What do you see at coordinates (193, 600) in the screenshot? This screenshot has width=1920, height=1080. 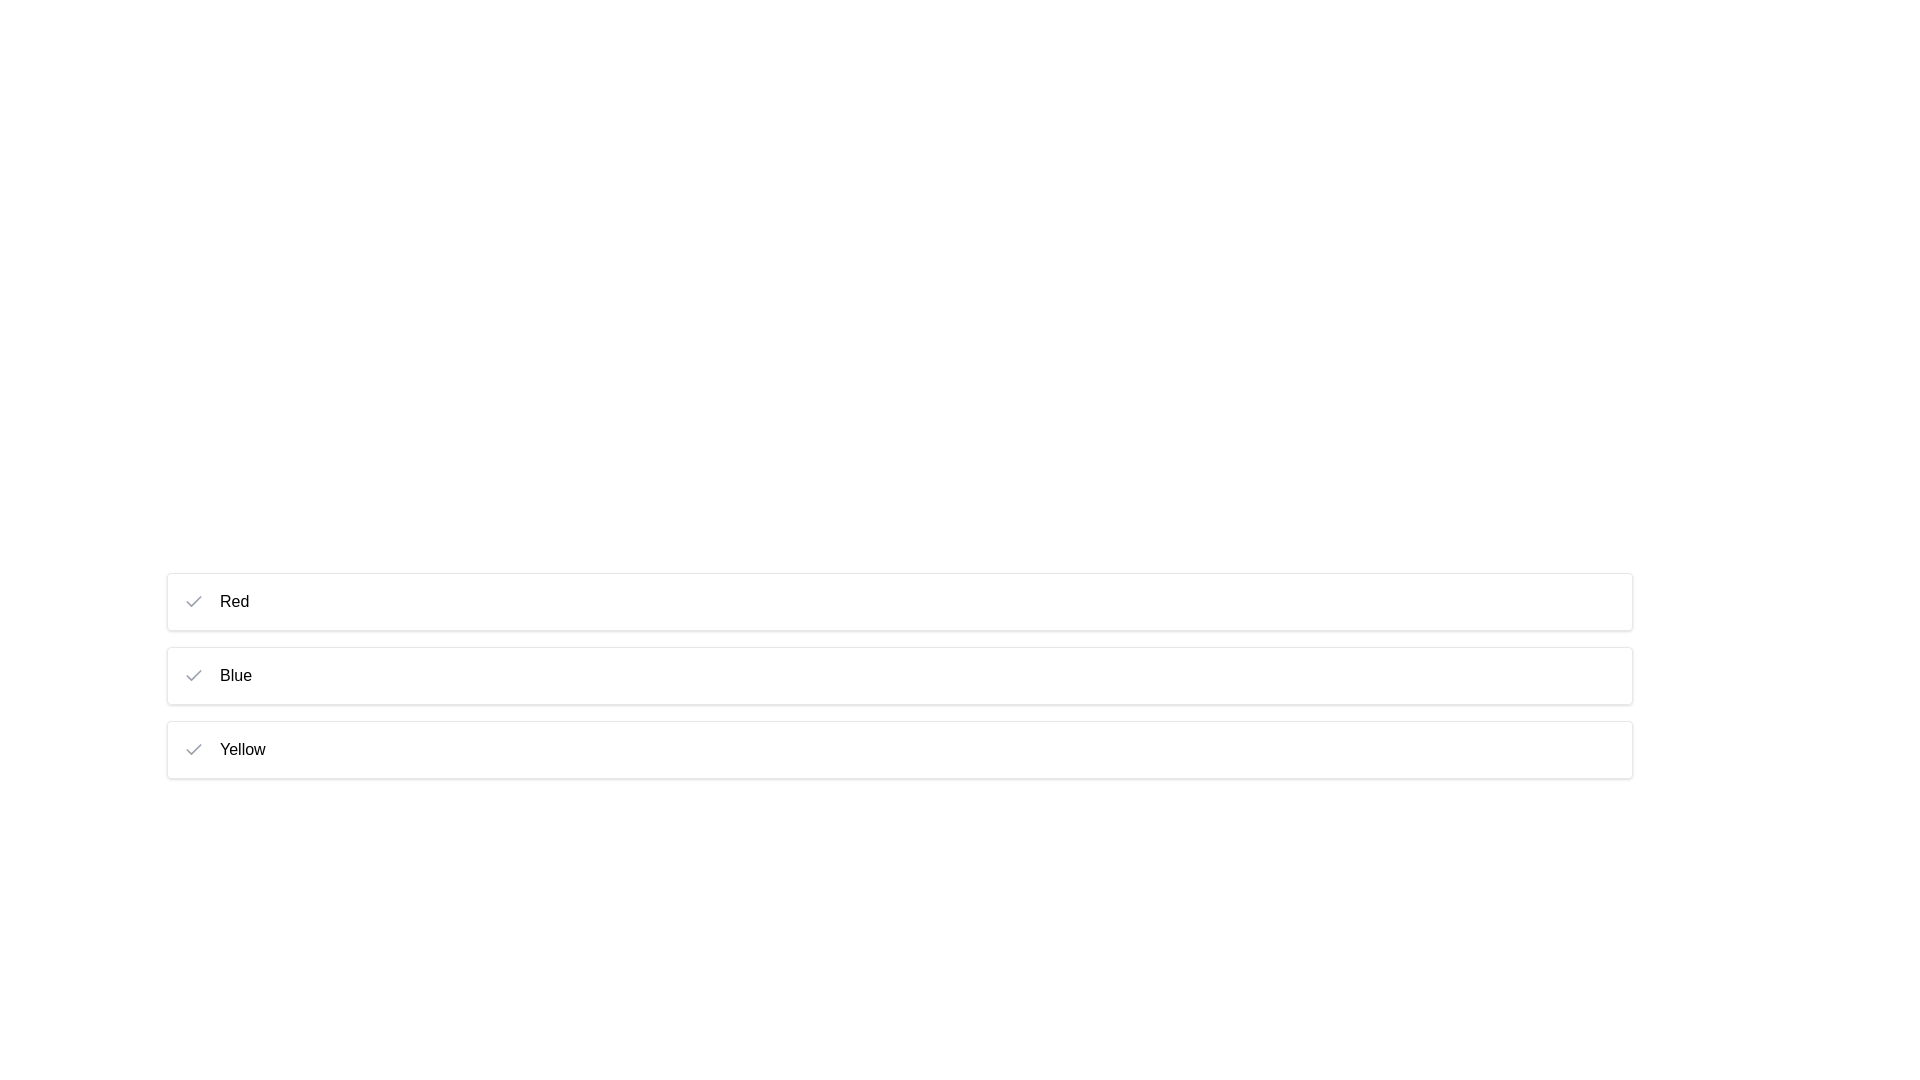 I see `the checkmark icon that indicates selection or completion status, located adjacent to the label reading 'Blue'` at bounding box center [193, 600].